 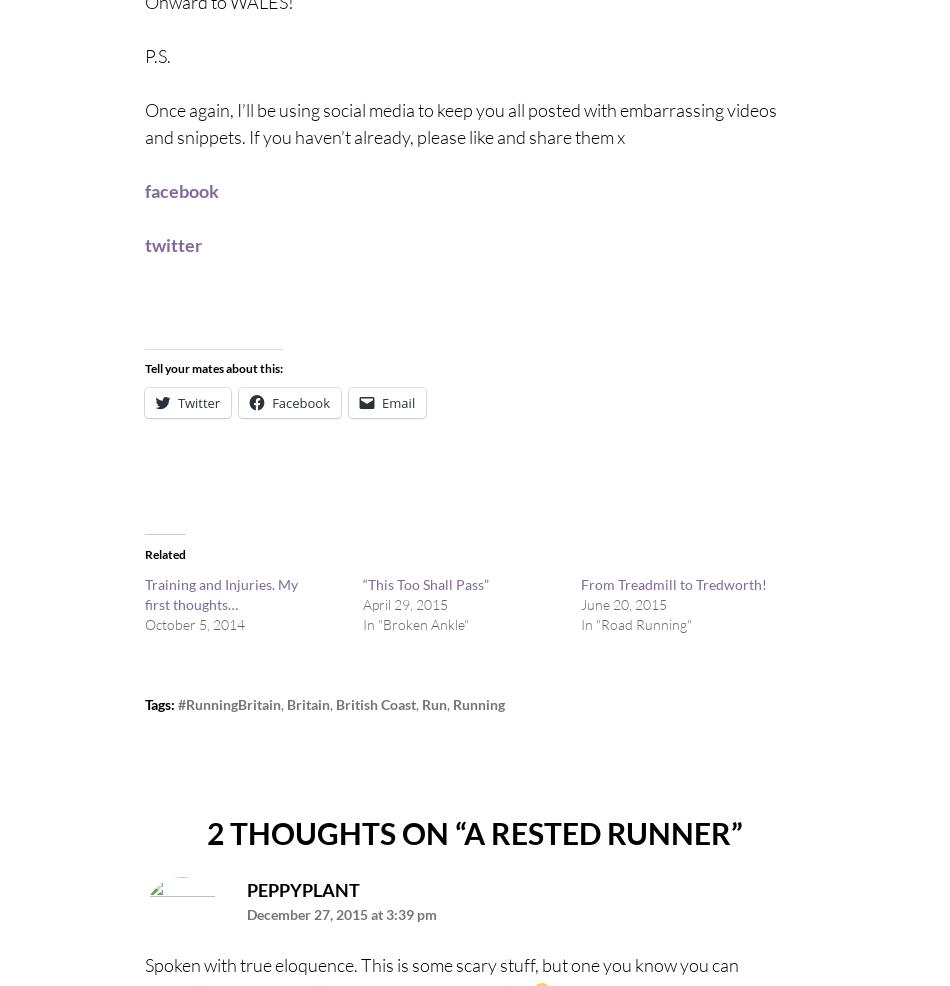 I want to click on 'Twitter', so click(x=178, y=401).